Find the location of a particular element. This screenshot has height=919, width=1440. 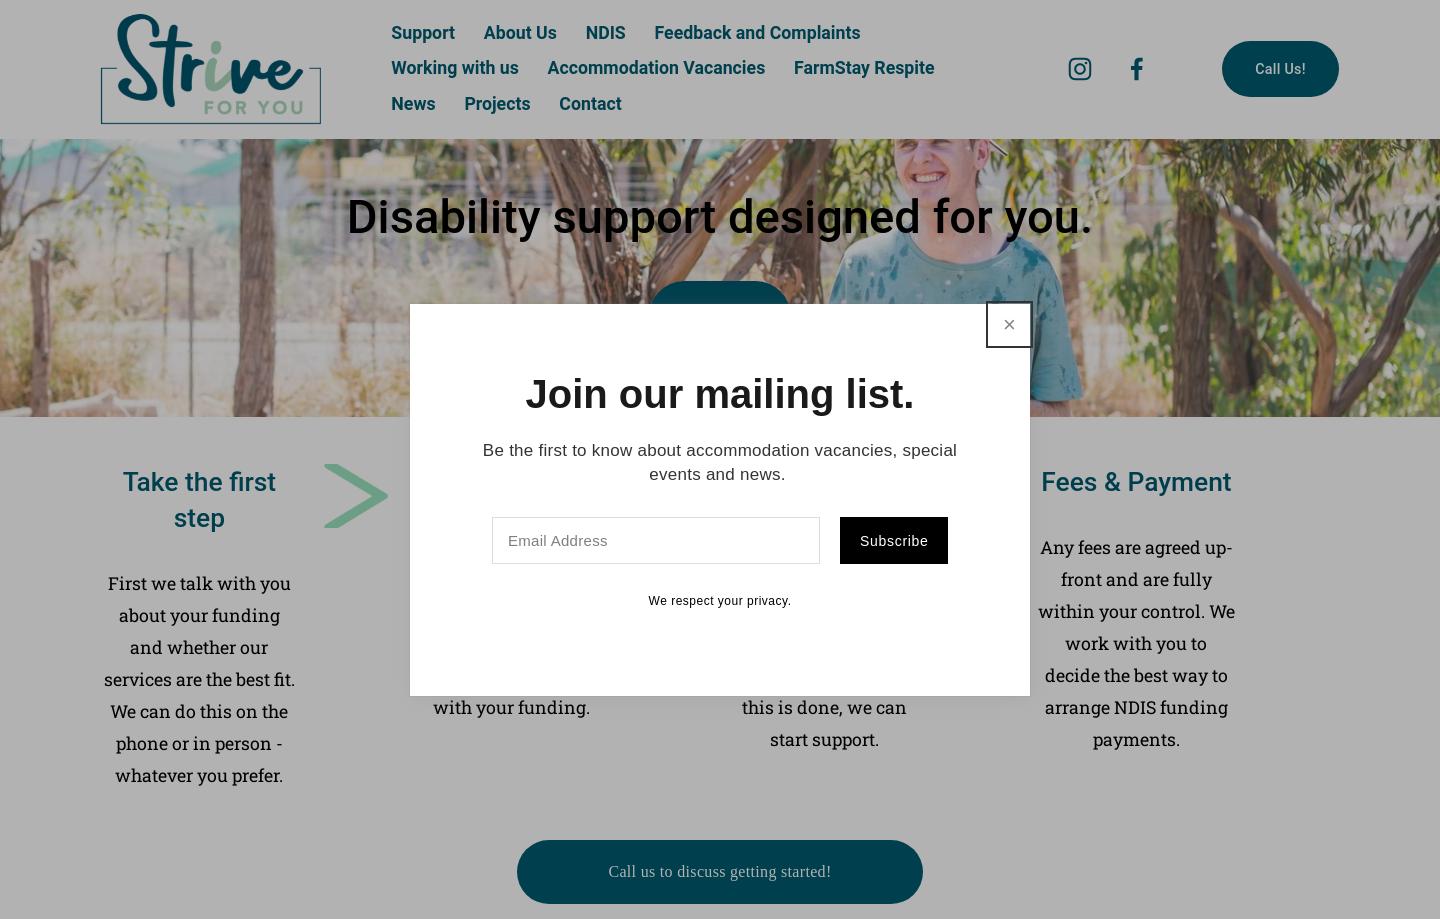

'Fees & Payment' is located at coordinates (1135, 481).